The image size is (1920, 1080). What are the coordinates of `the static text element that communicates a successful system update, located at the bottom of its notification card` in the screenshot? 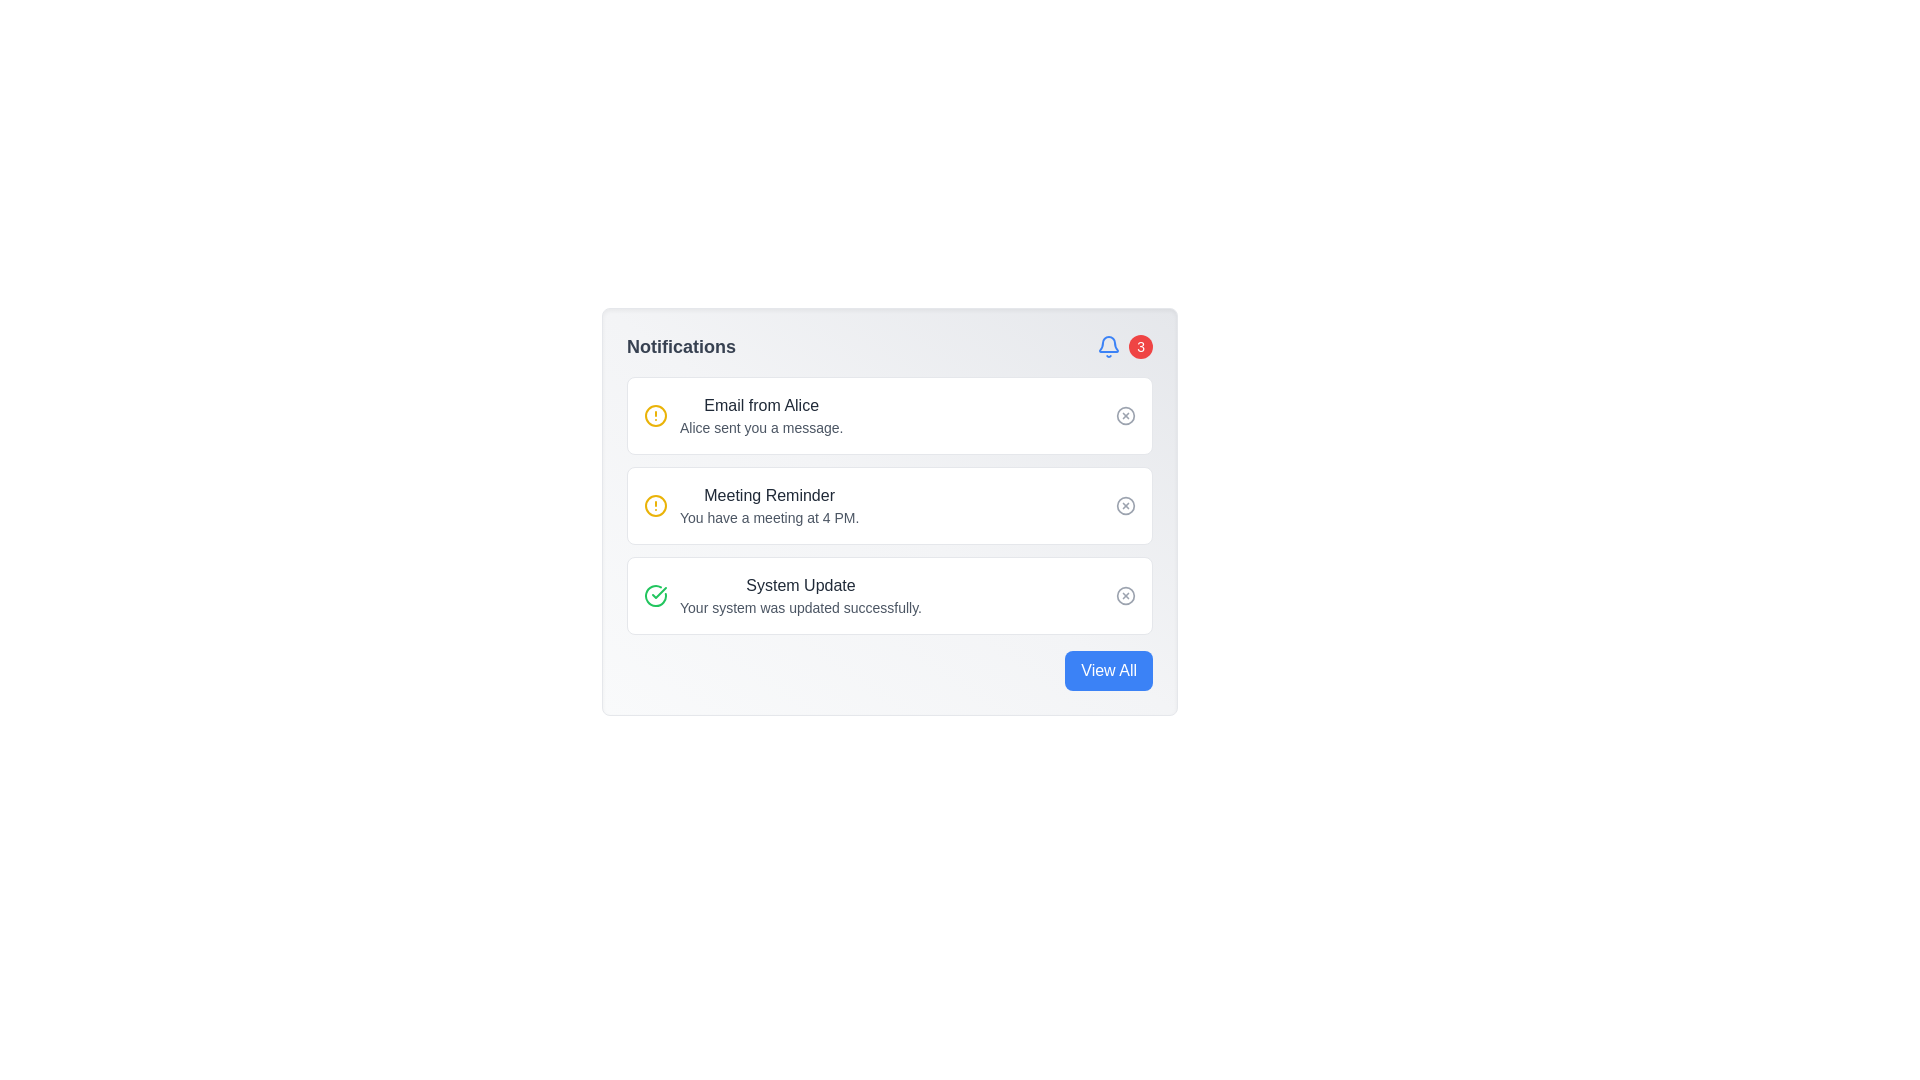 It's located at (801, 607).